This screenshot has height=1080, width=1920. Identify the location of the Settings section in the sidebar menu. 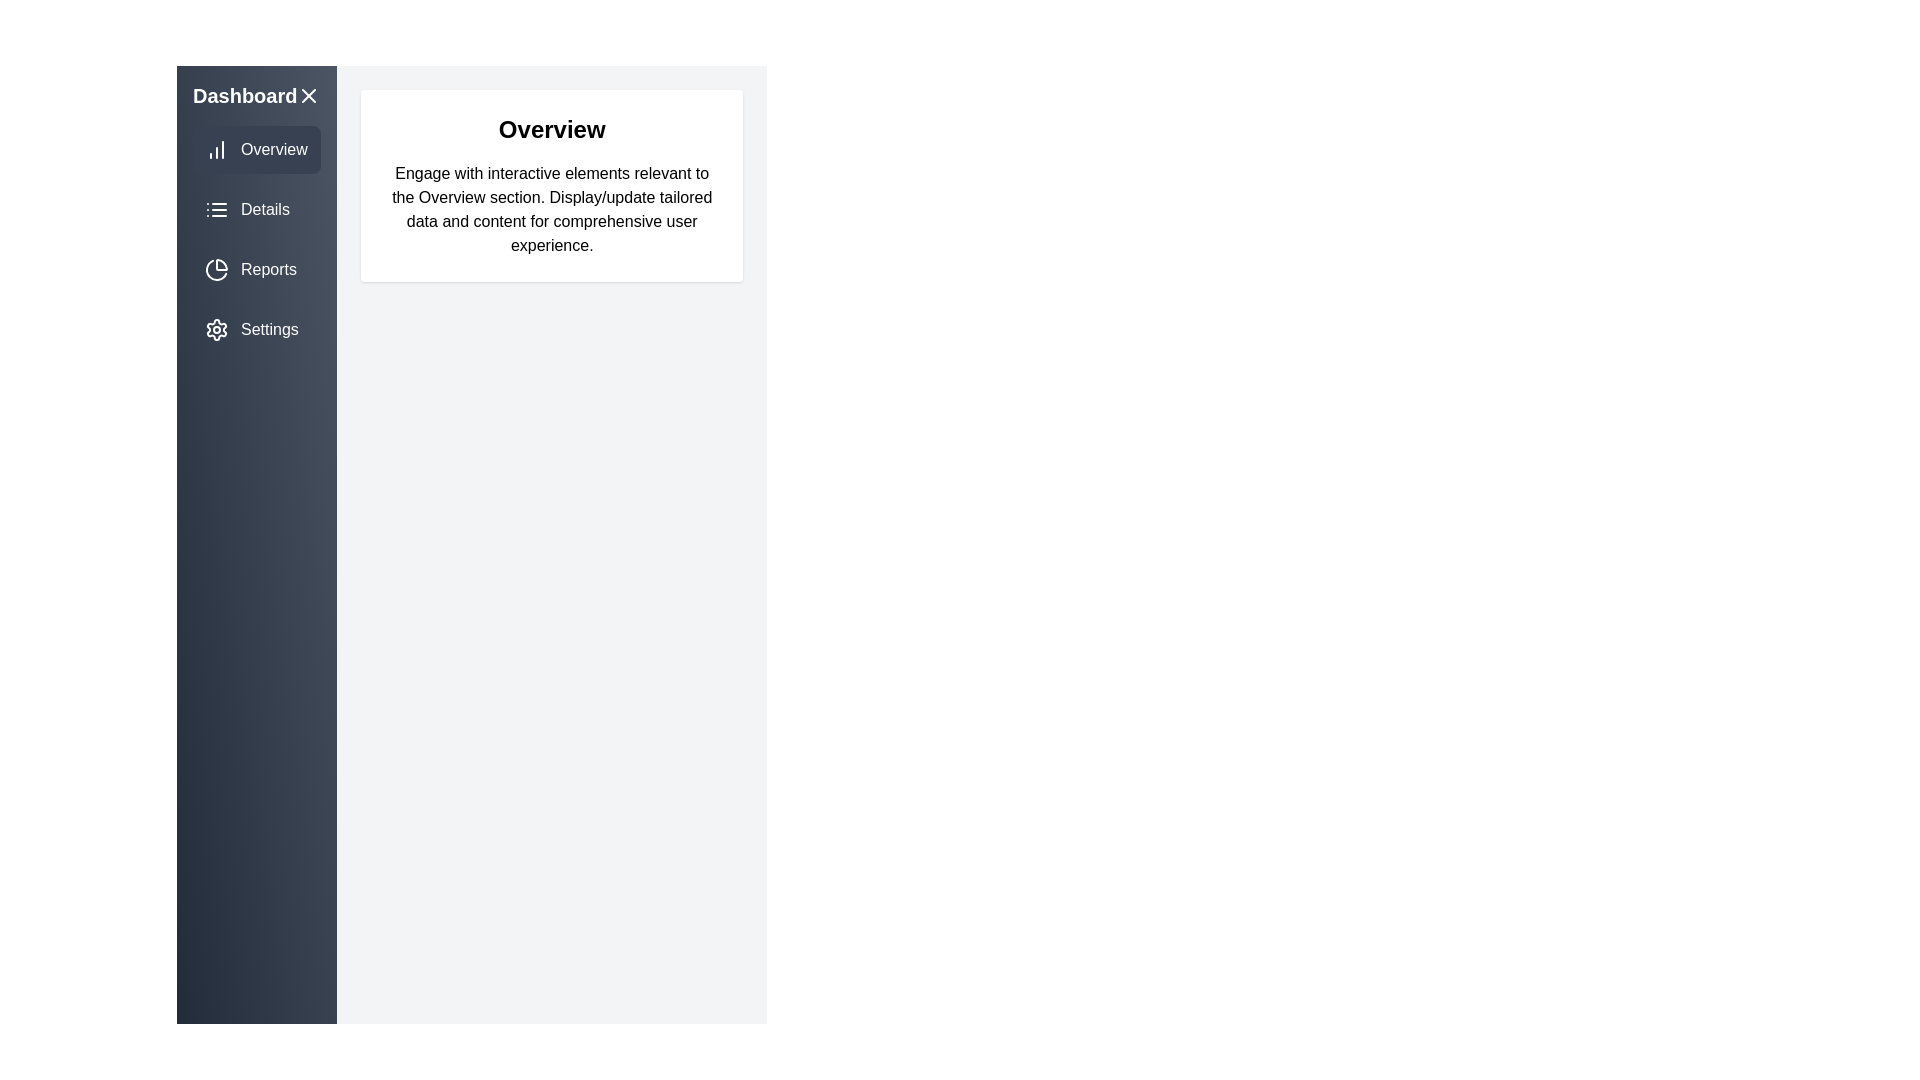
(256, 329).